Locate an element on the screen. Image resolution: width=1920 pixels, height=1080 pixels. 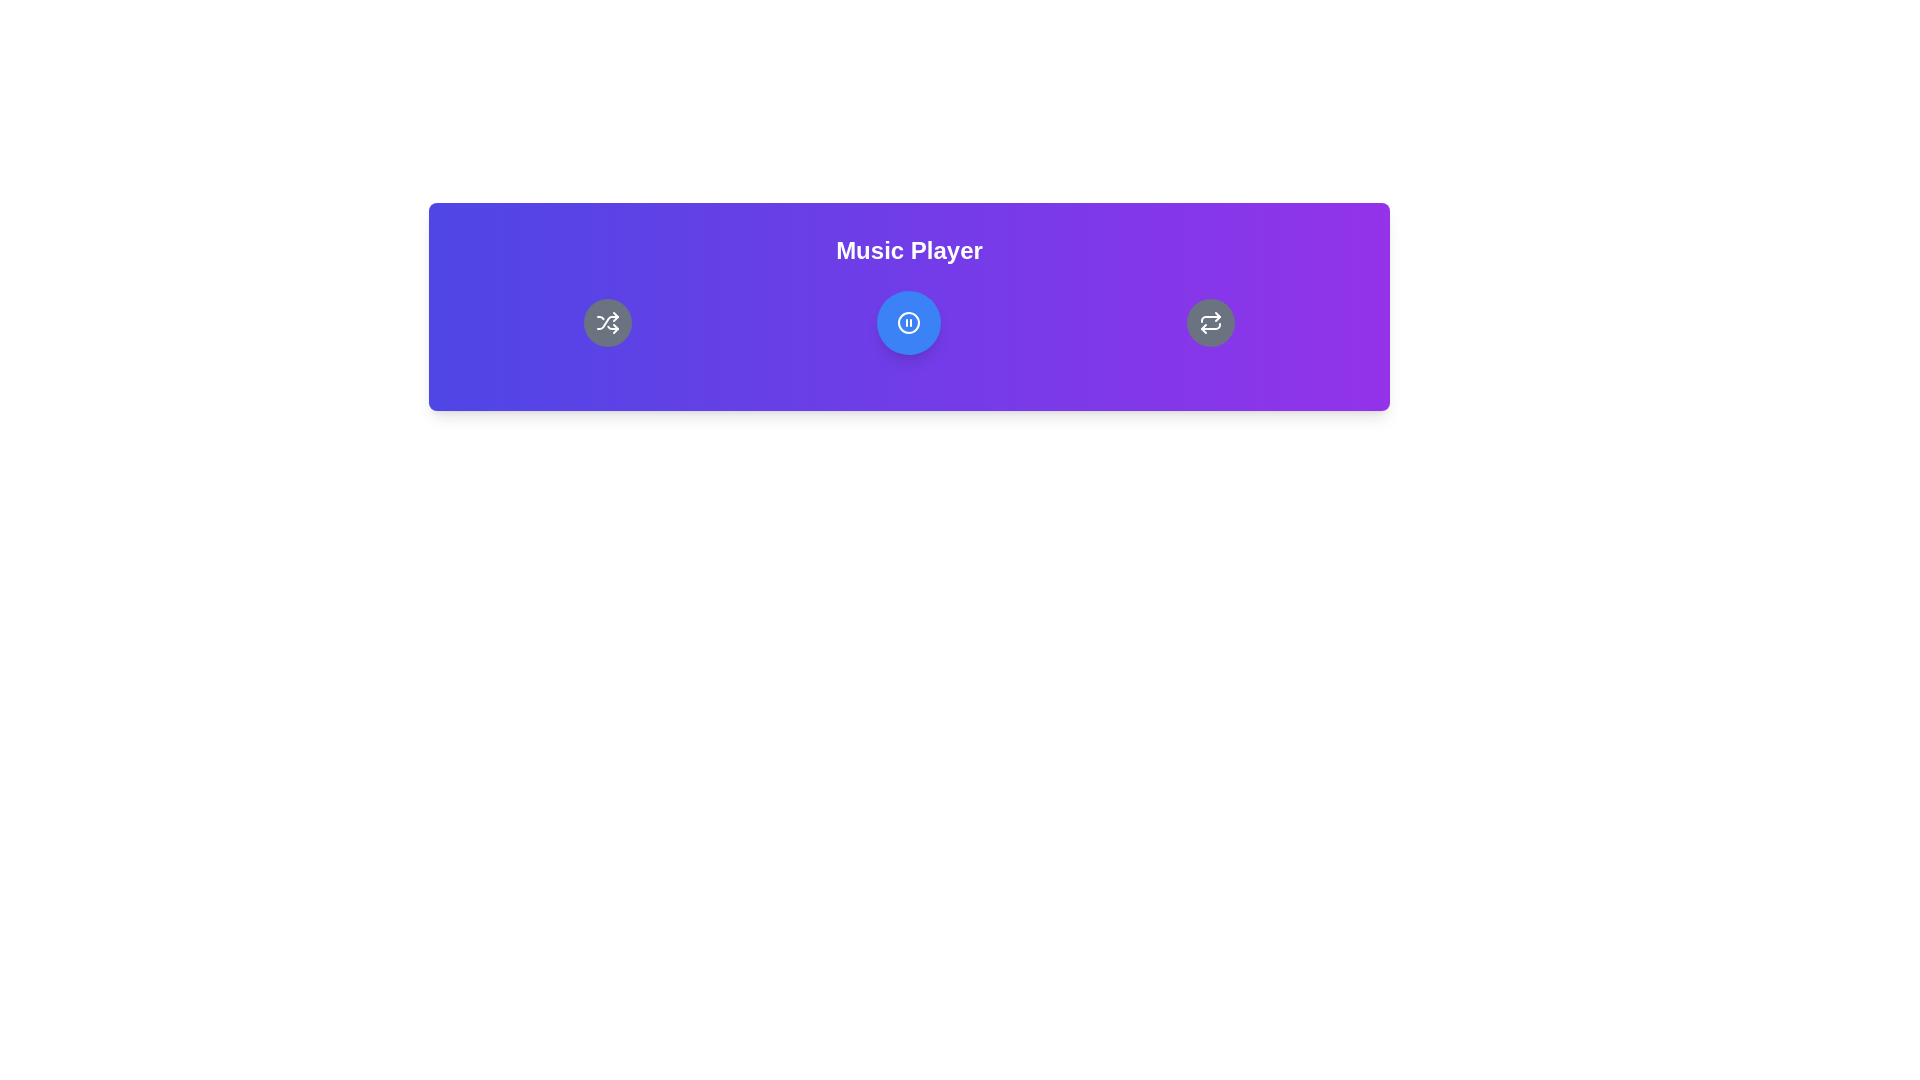
the central button in the music player interface is located at coordinates (908, 322).